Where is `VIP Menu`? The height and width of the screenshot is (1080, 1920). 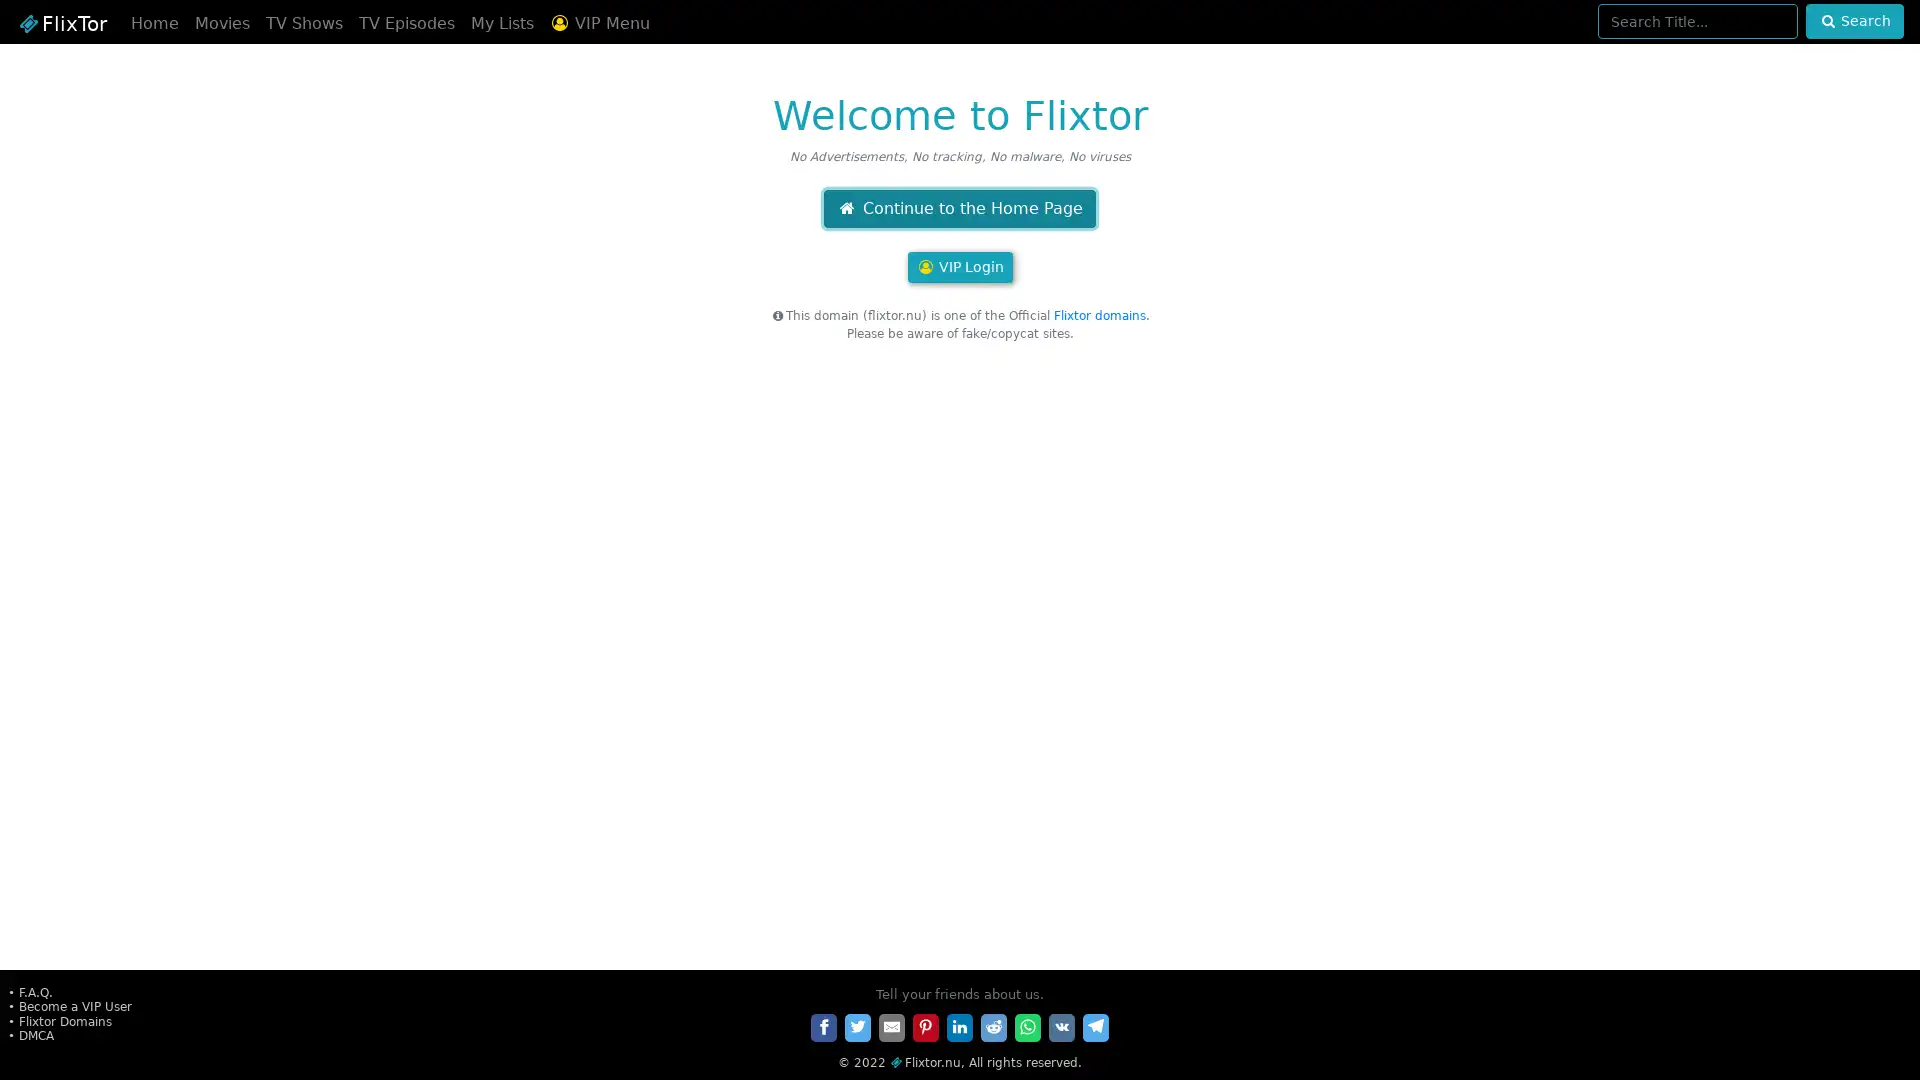
VIP Menu is located at coordinates (598, 23).